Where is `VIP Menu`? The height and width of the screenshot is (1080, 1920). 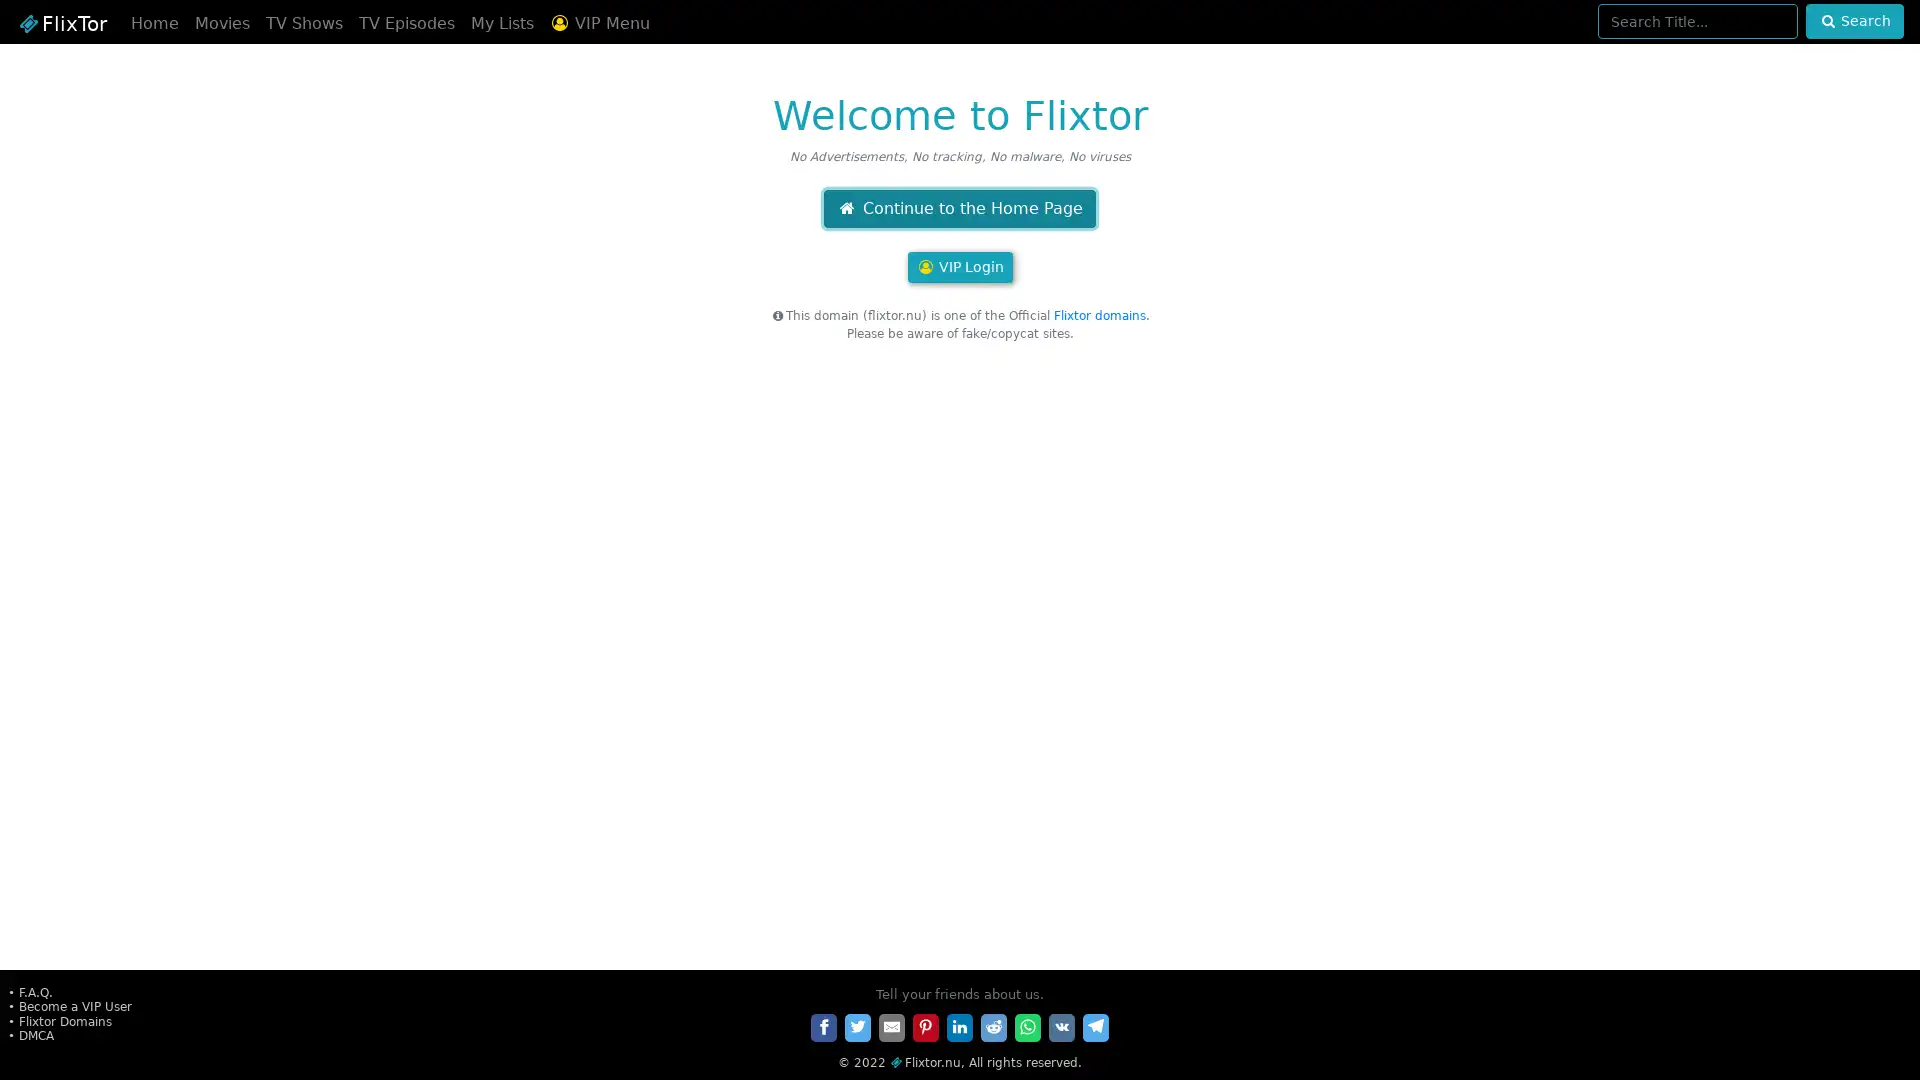
VIP Menu is located at coordinates (598, 23).